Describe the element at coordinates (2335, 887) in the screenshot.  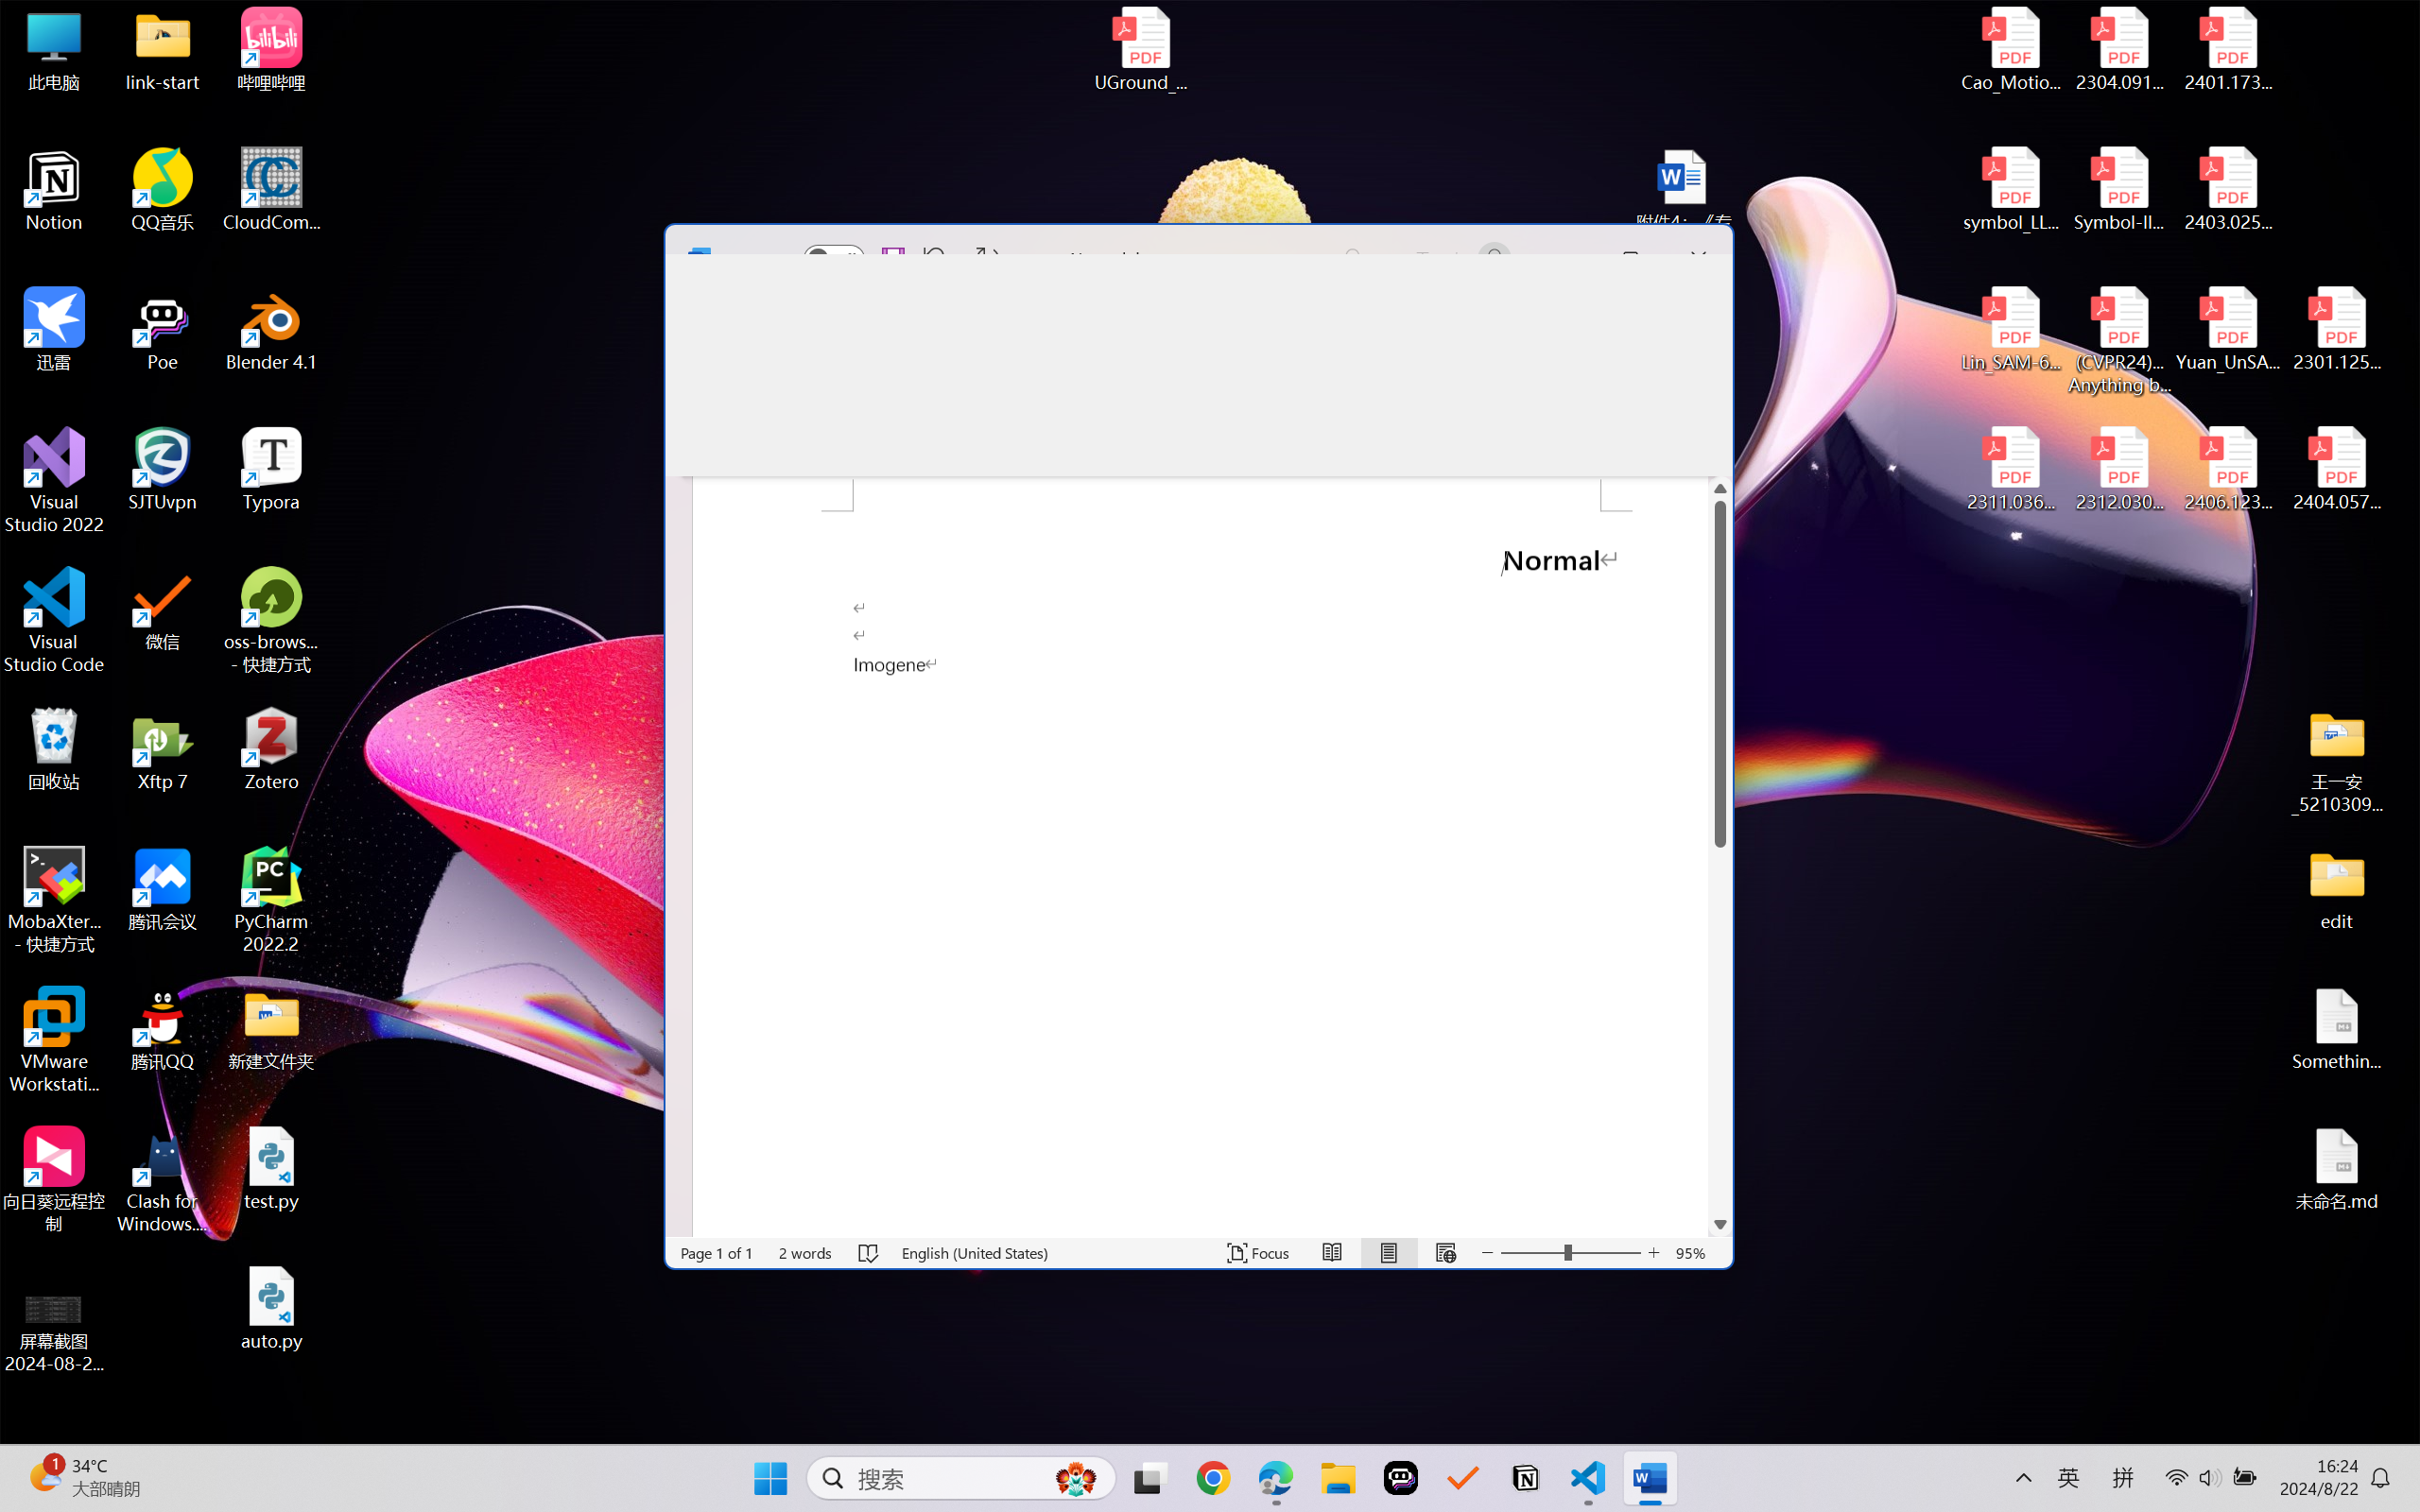
I see `'edit'` at that location.